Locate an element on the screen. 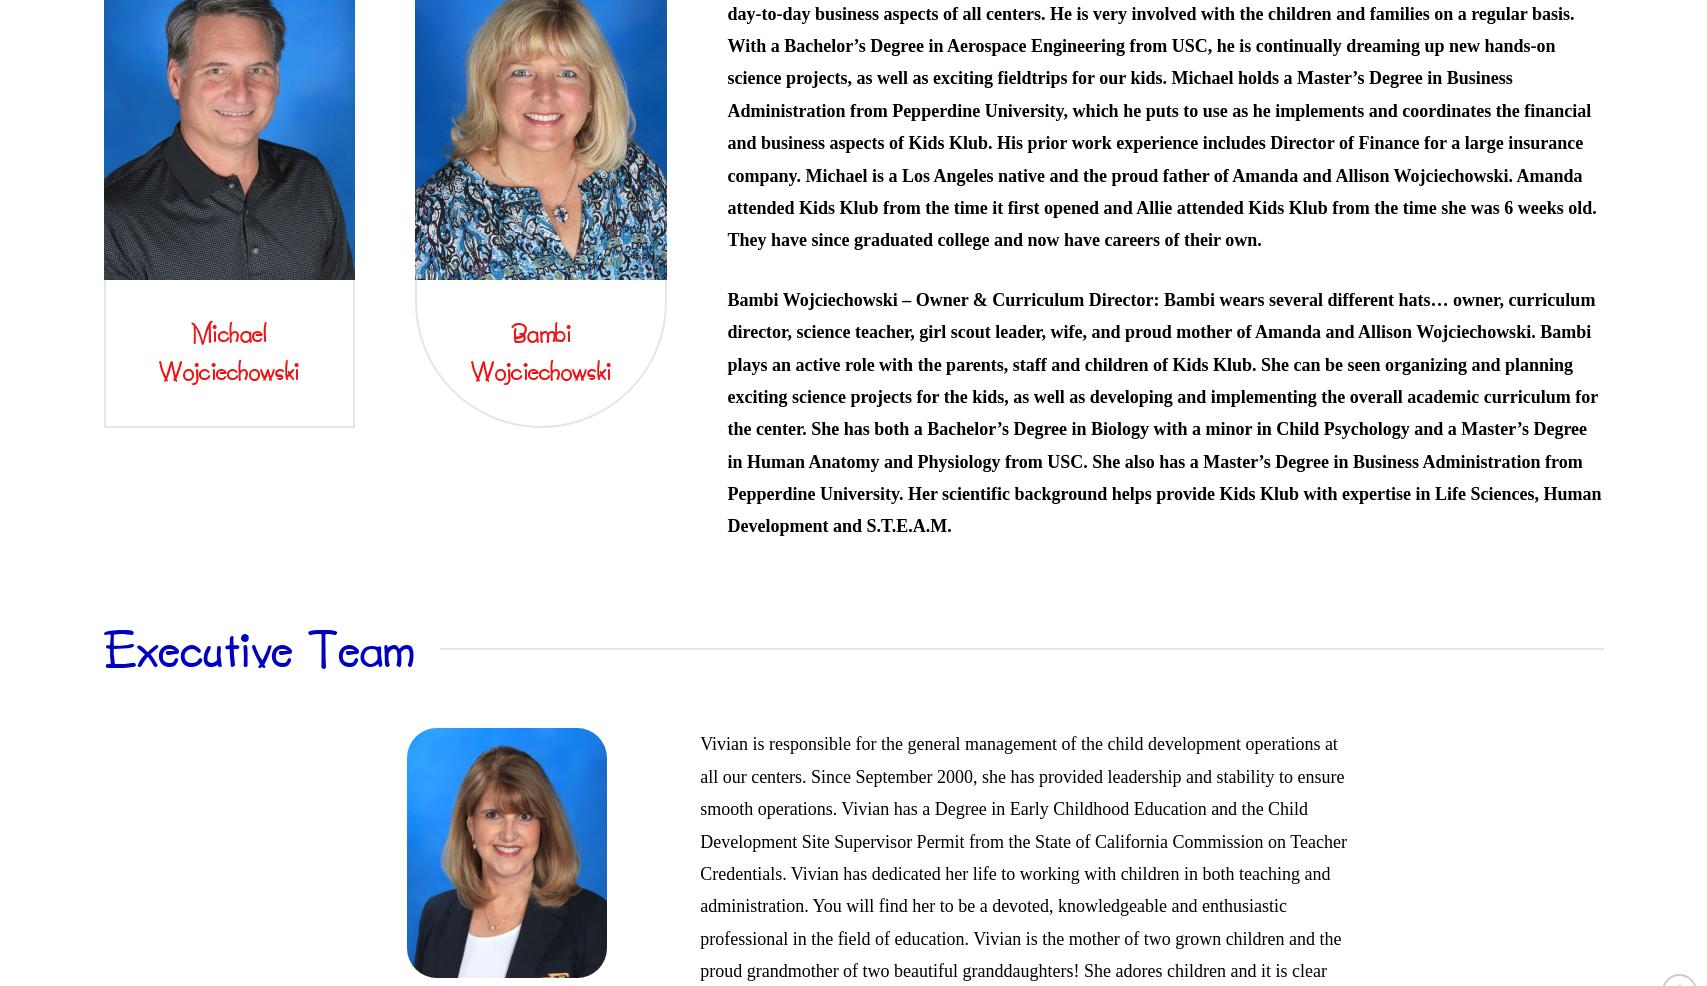 This screenshot has width=1707, height=986. 'Gross Motor Skills' is located at coordinates (1081, 231).